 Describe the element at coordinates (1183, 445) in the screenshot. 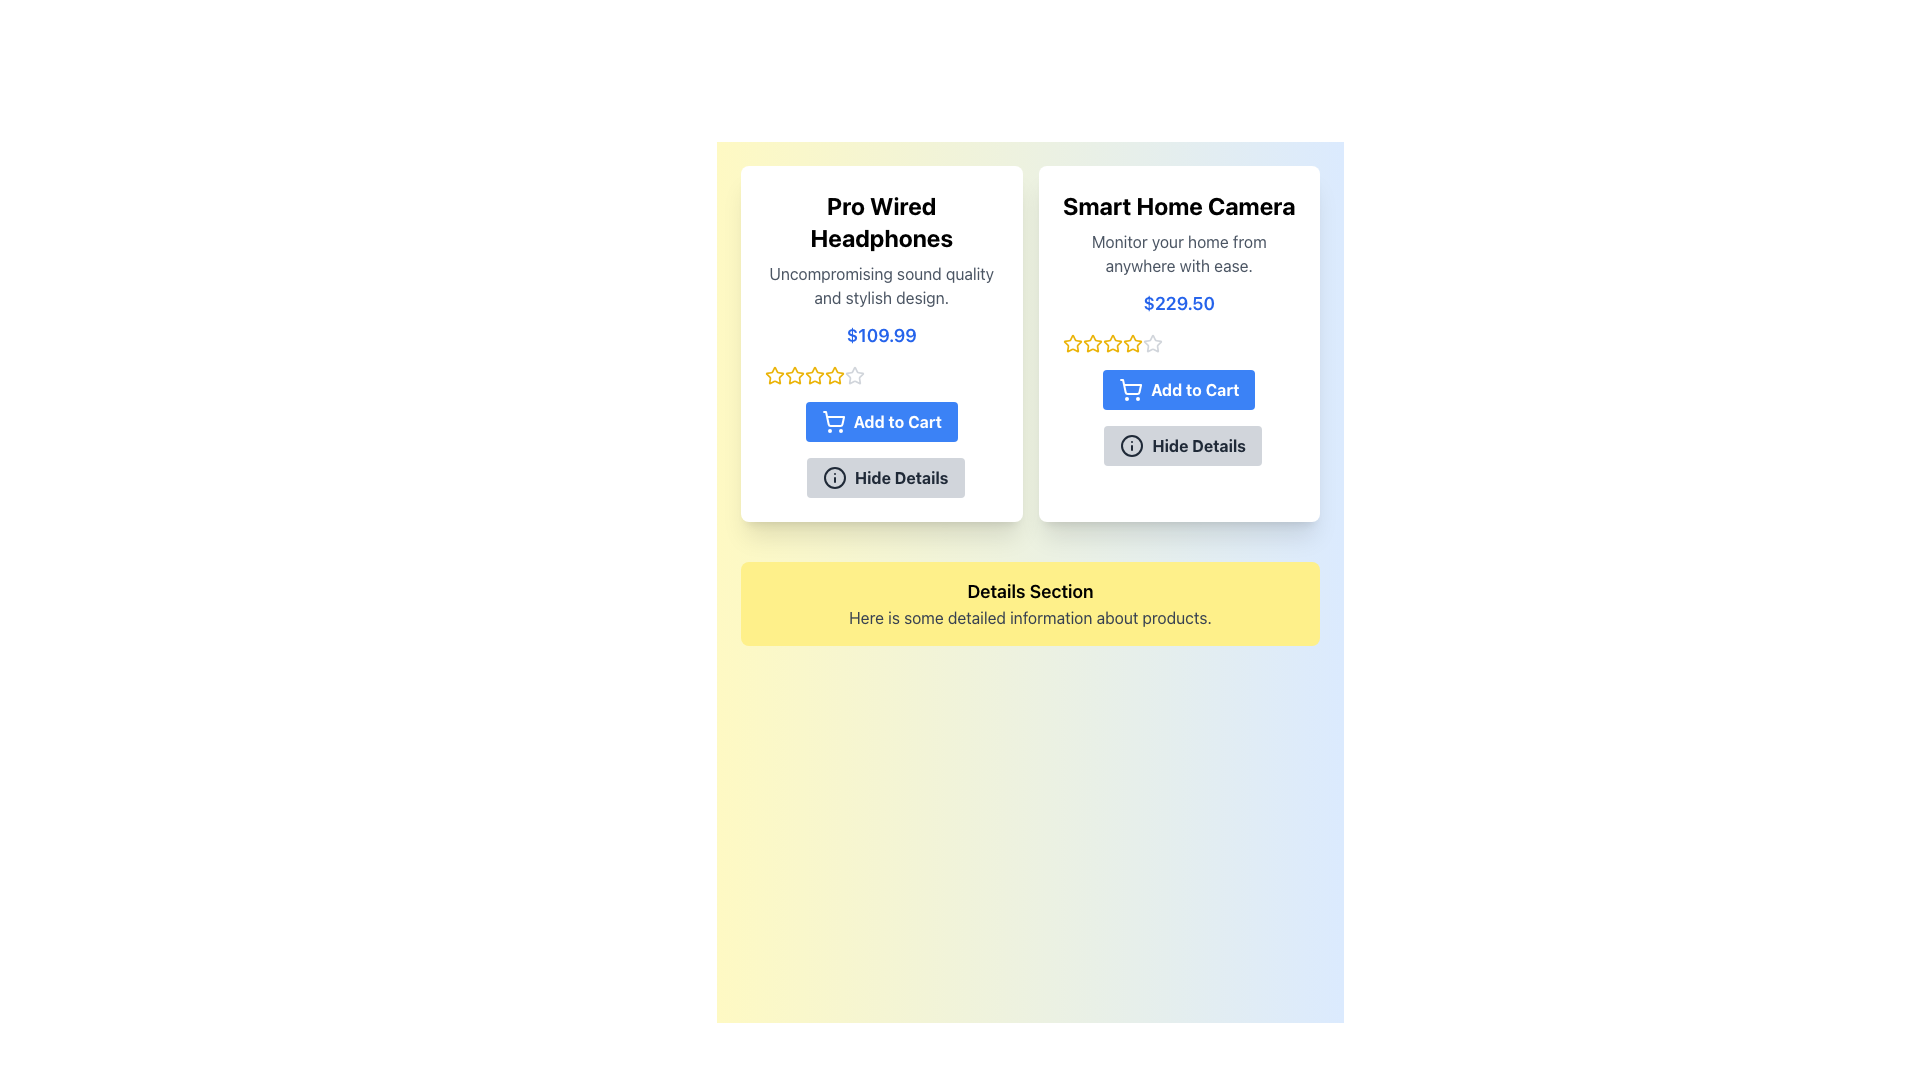

I see `the button that toggles the visibility of additional product details for the 'Smart Home Camera', located below the 'Add to Cart' button` at that location.